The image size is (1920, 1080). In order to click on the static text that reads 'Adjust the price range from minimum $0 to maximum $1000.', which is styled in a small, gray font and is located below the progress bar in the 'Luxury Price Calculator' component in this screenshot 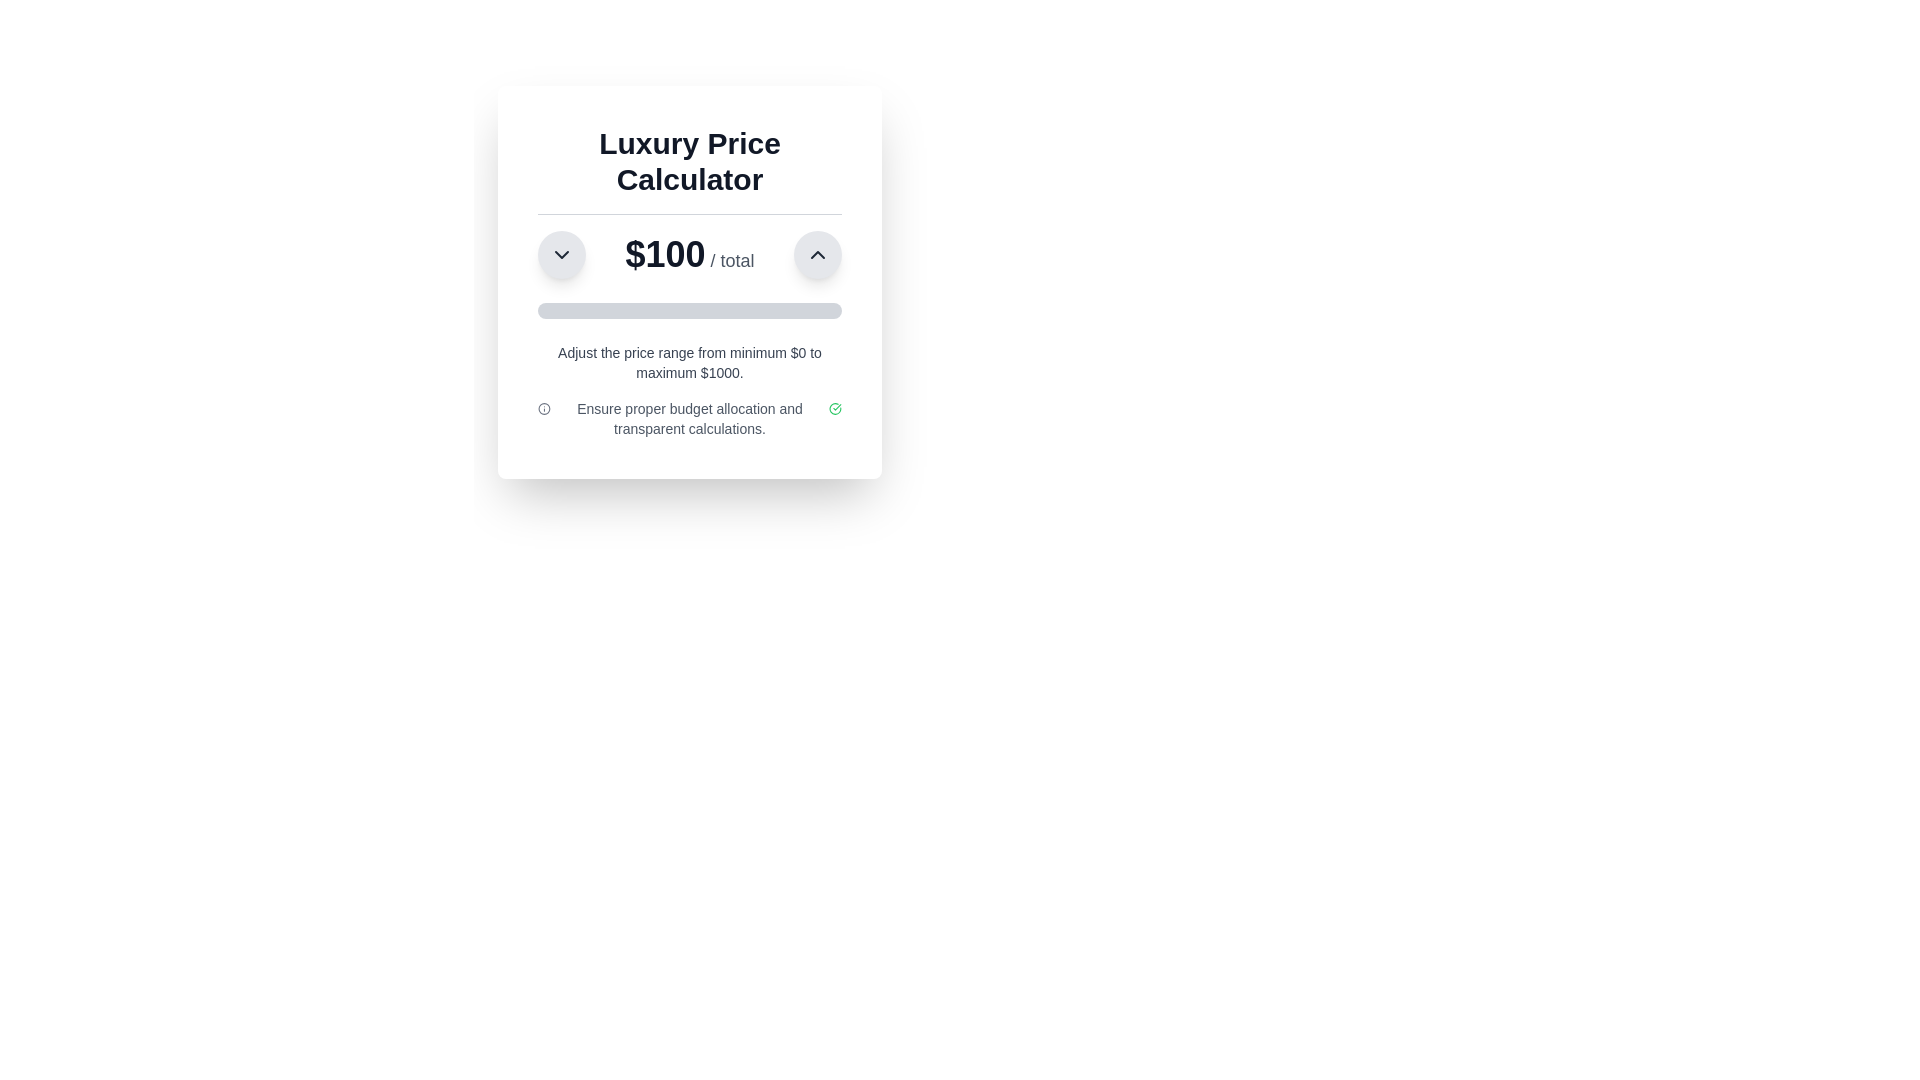, I will do `click(690, 362)`.